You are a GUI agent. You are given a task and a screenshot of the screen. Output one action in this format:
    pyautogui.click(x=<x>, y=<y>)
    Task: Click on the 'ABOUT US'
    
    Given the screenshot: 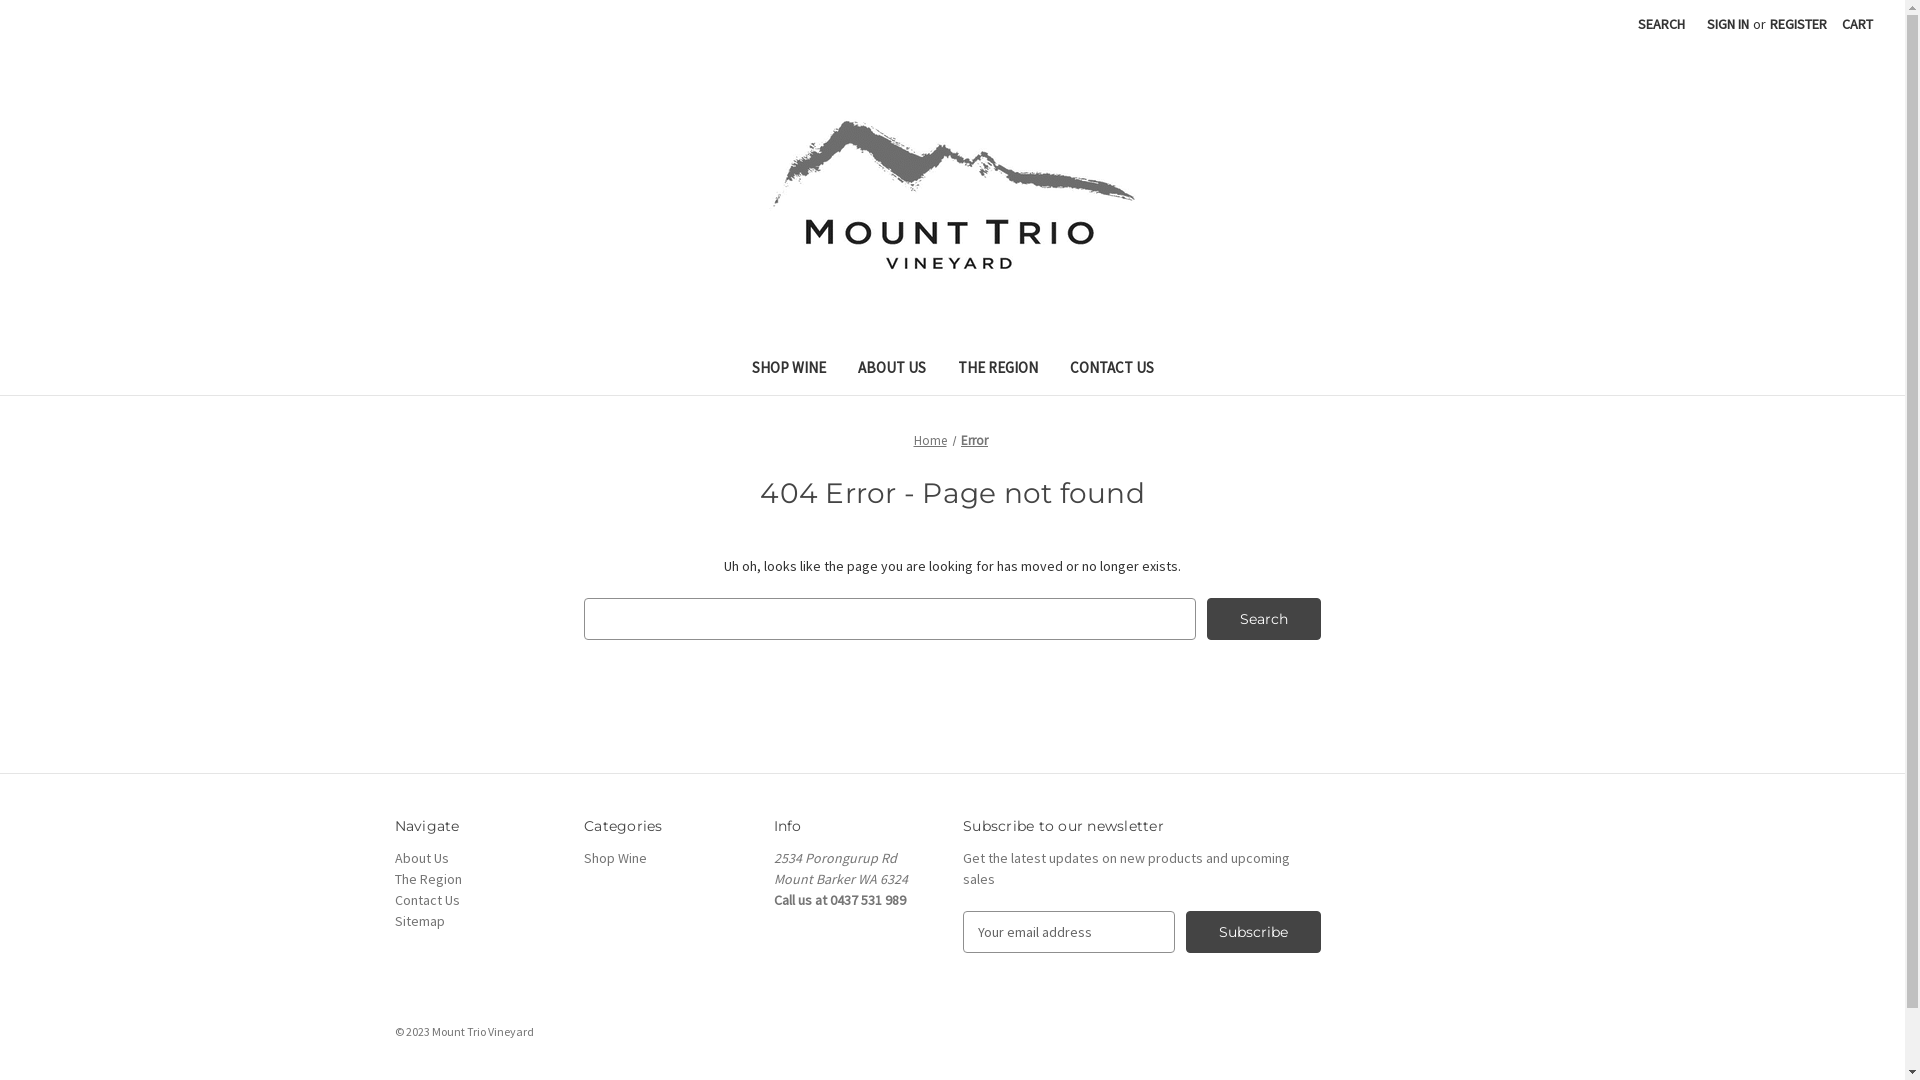 What is the action you would take?
    pyautogui.click(x=891, y=370)
    